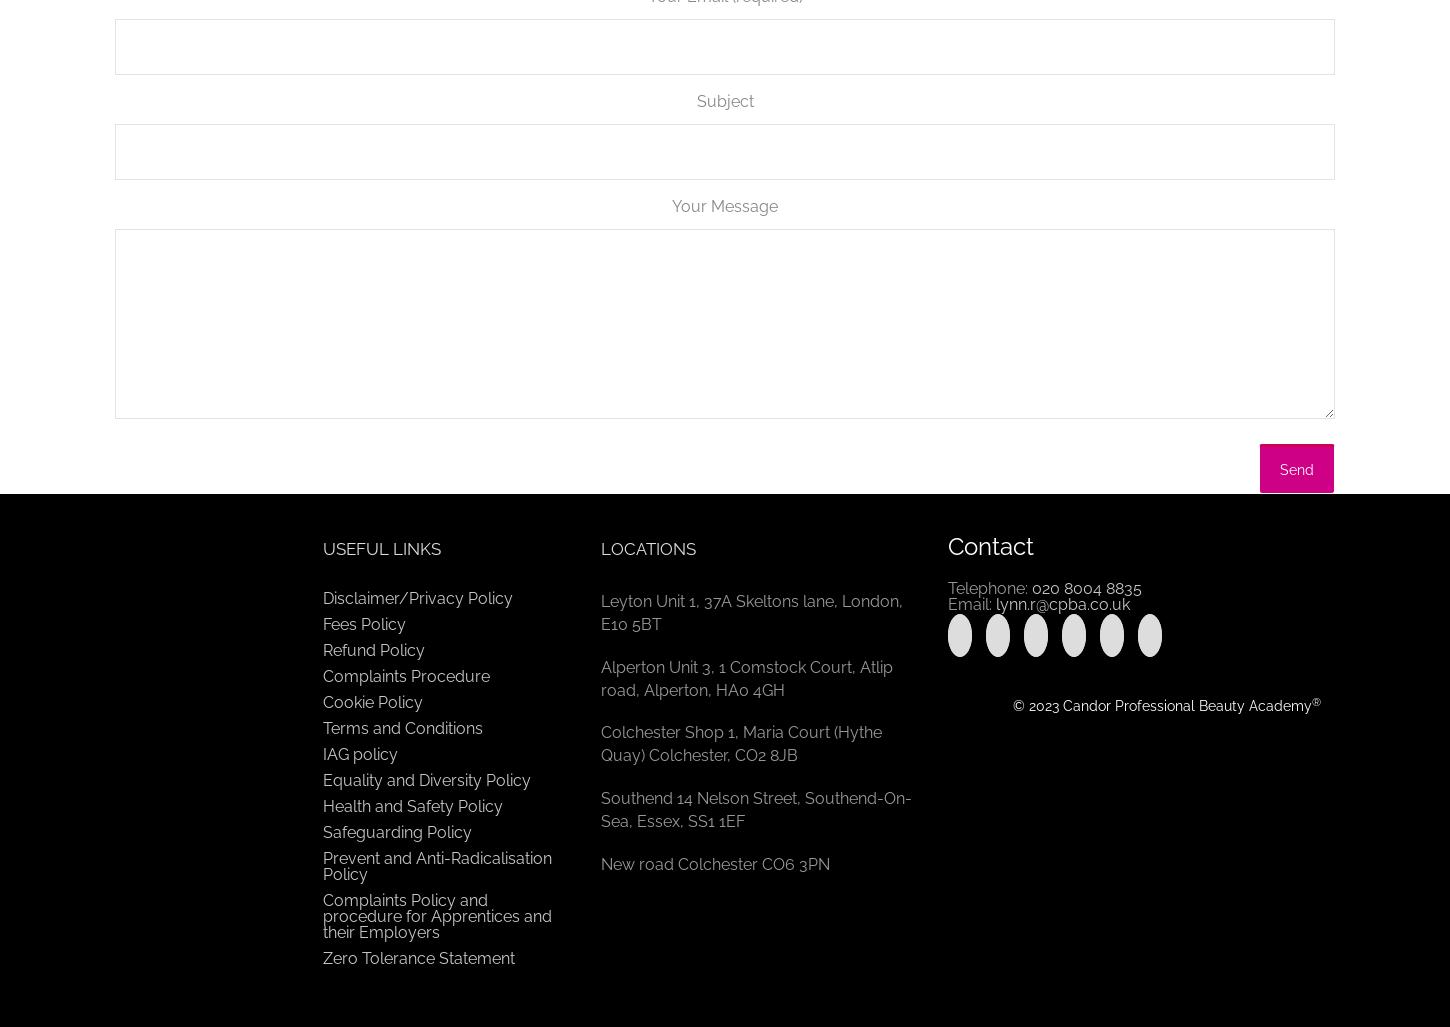  What do you see at coordinates (751, 612) in the screenshot?
I see `'Leyton Unit 1, 37A Skeltons lane, London, E10 5BT'` at bounding box center [751, 612].